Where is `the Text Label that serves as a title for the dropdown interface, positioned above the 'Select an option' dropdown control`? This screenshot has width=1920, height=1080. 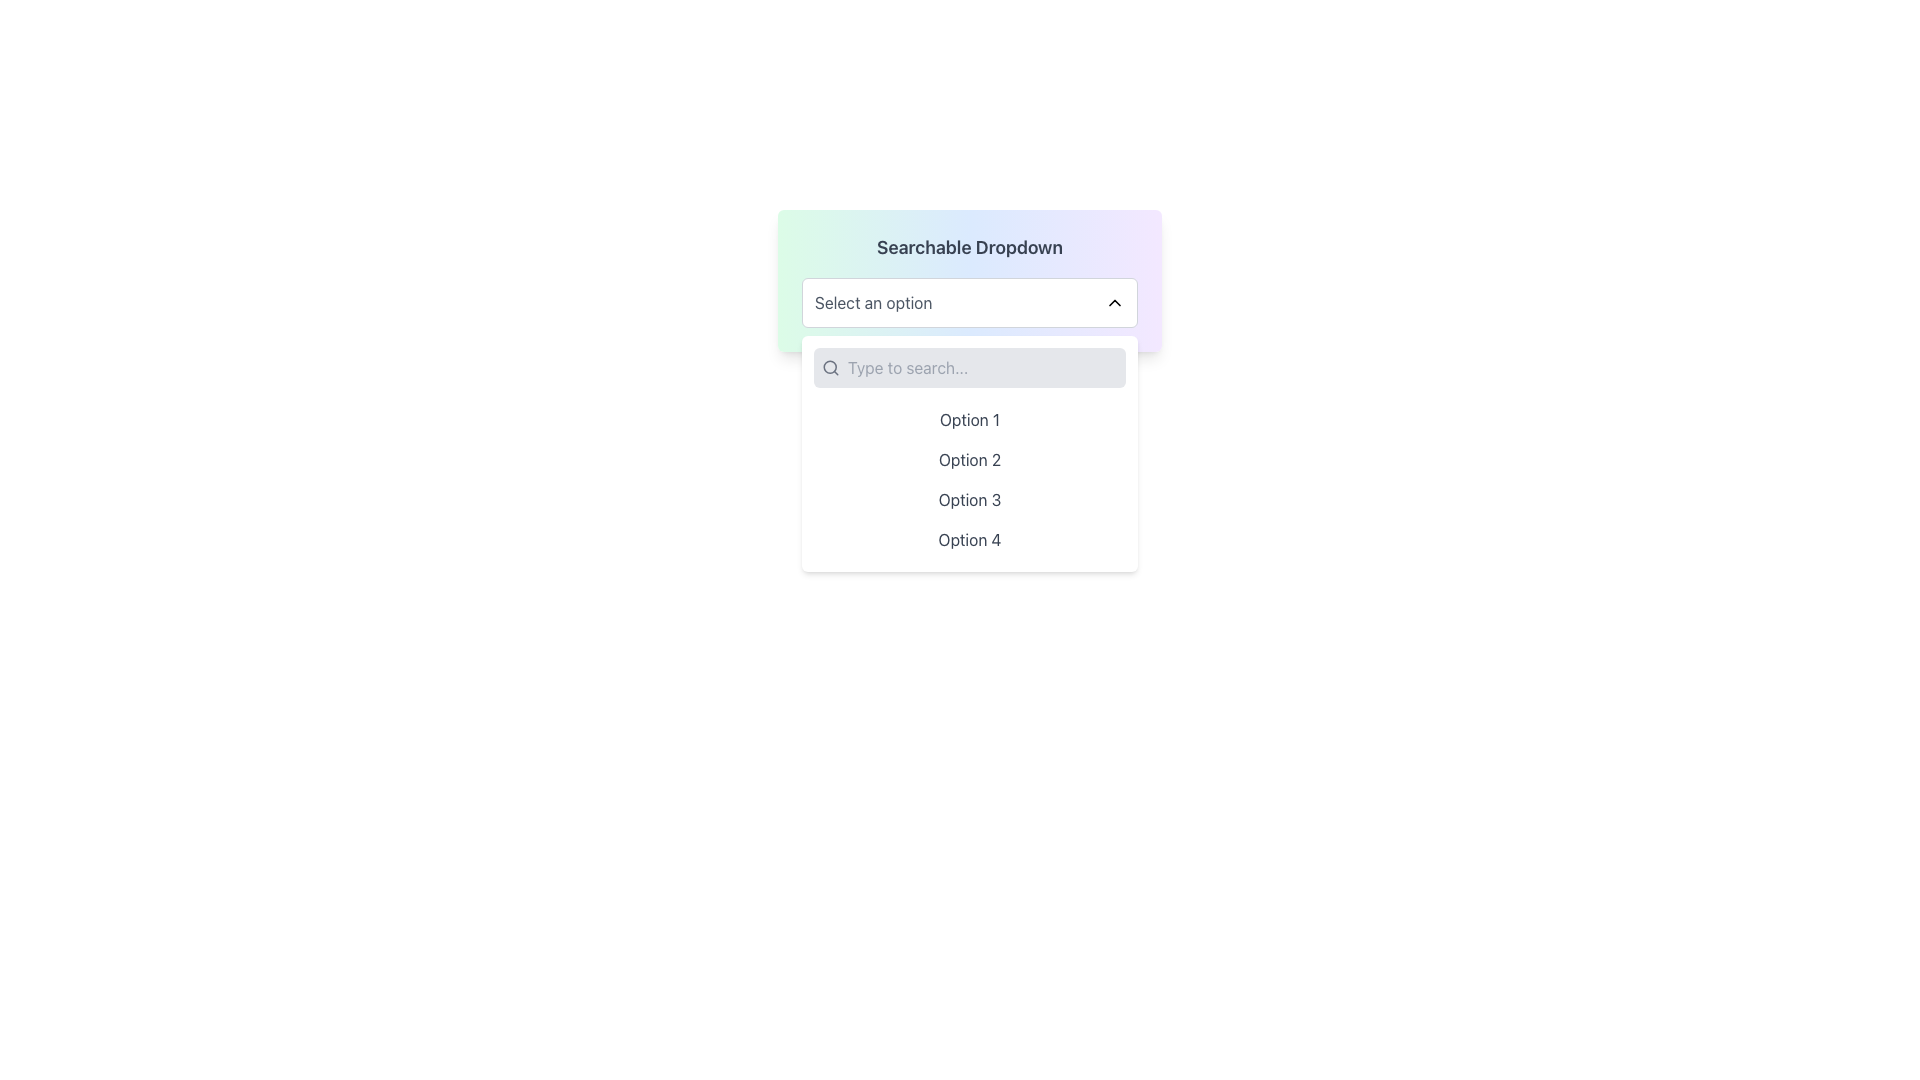
the Text Label that serves as a title for the dropdown interface, positioned above the 'Select an option' dropdown control is located at coordinates (969, 246).